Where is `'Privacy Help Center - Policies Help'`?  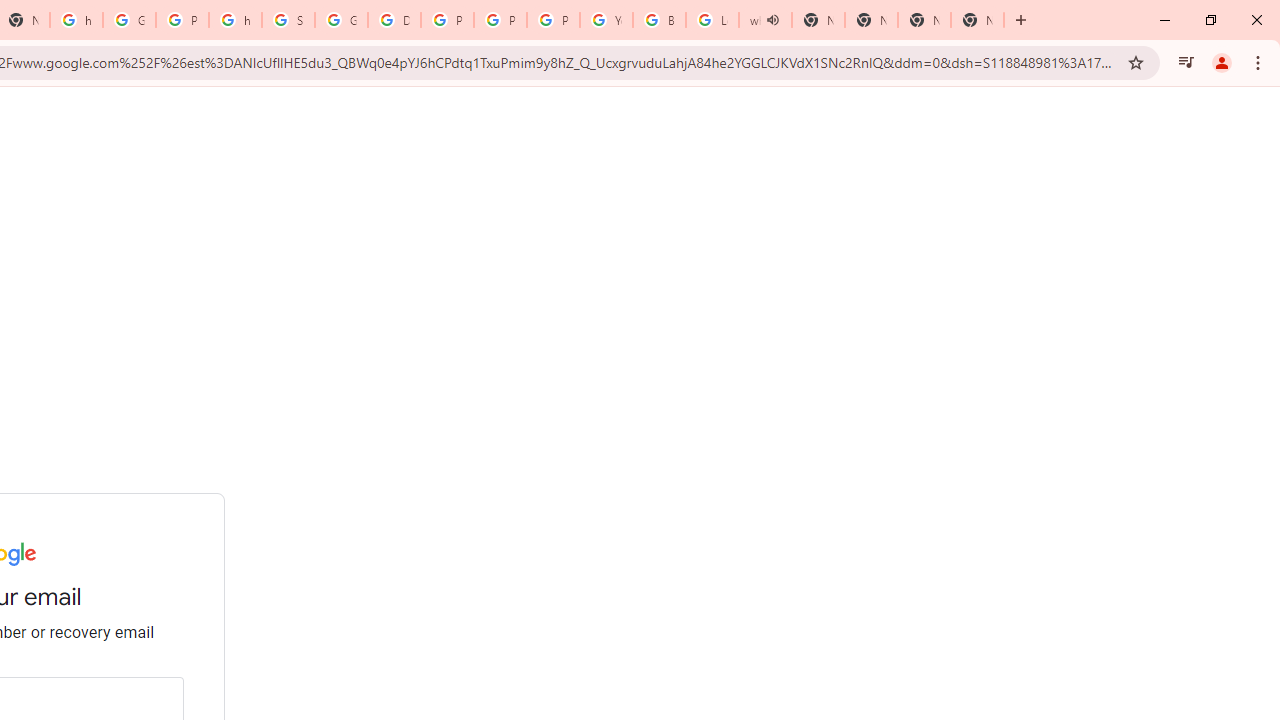 'Privacy Help Center - Policies Help' is located at coordinates (500, 20).